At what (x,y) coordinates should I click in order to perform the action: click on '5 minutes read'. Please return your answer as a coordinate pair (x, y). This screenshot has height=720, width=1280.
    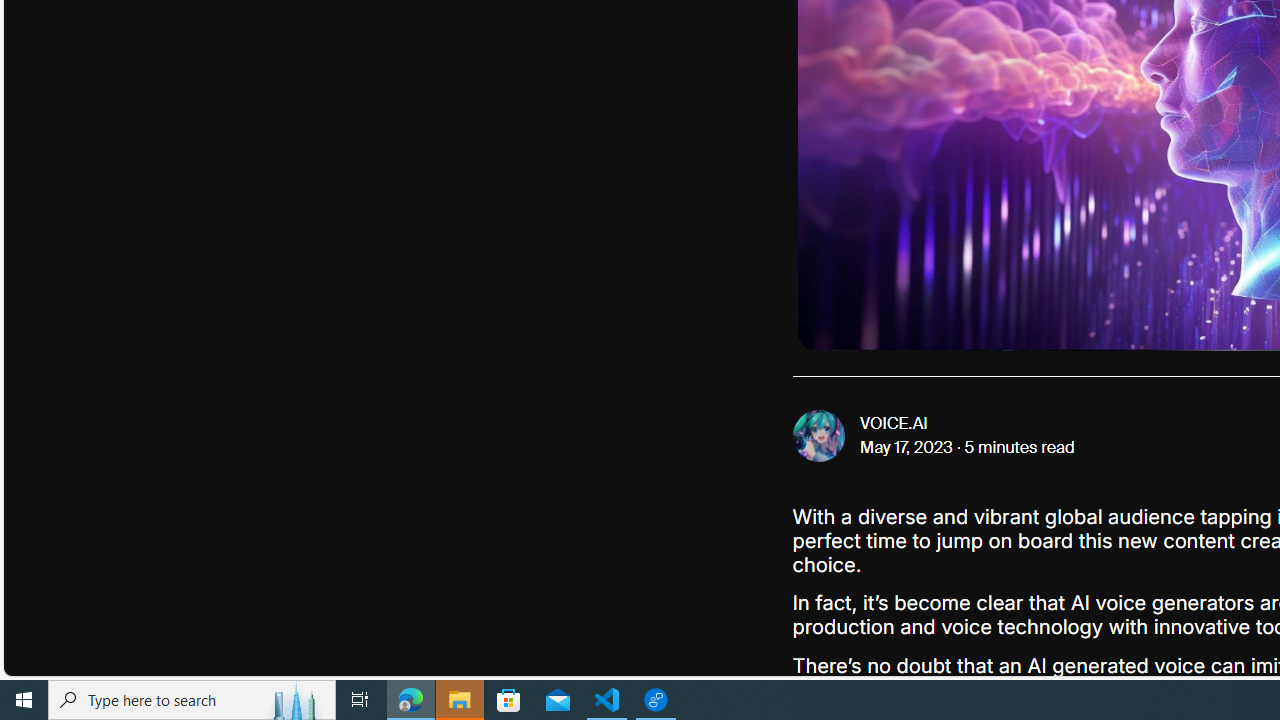
    Looking at the image, I should click on (1019, 447).